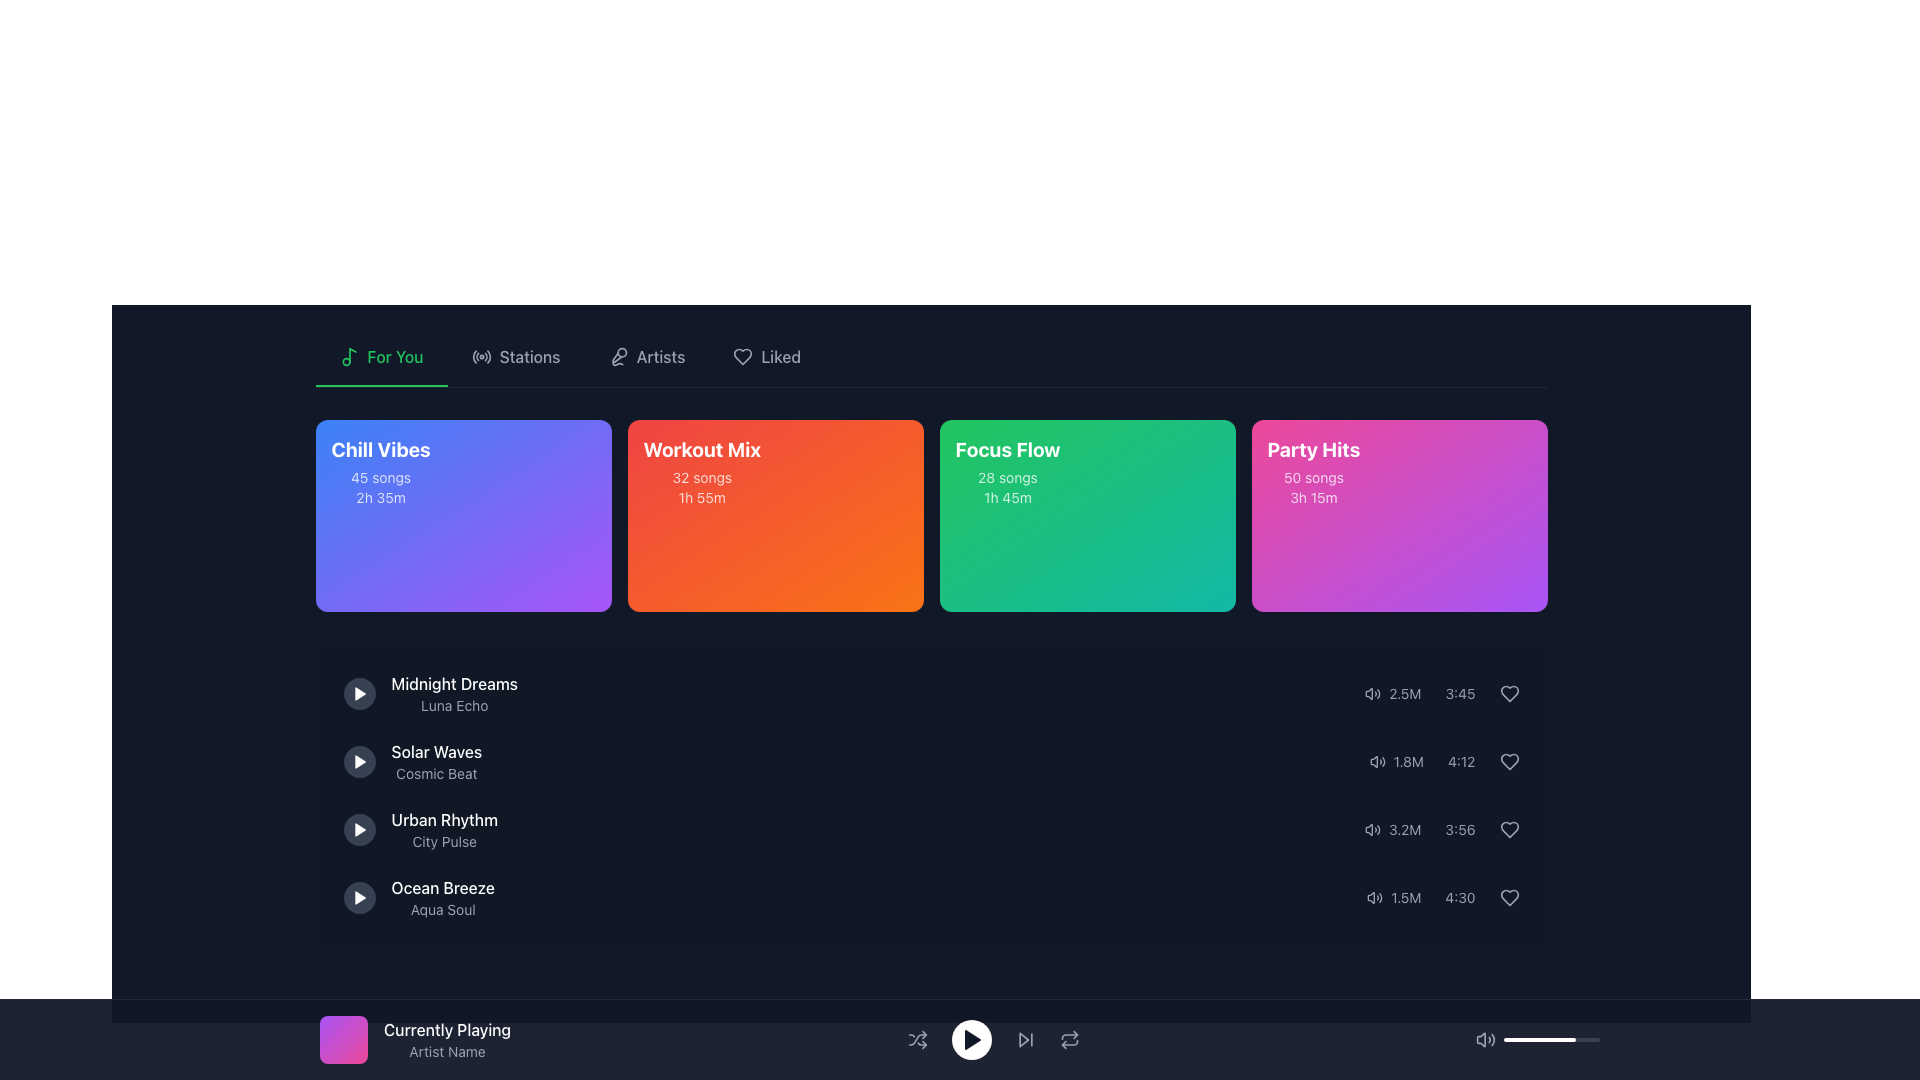  I want to click on keyboard navigation, so click(971, 1039).